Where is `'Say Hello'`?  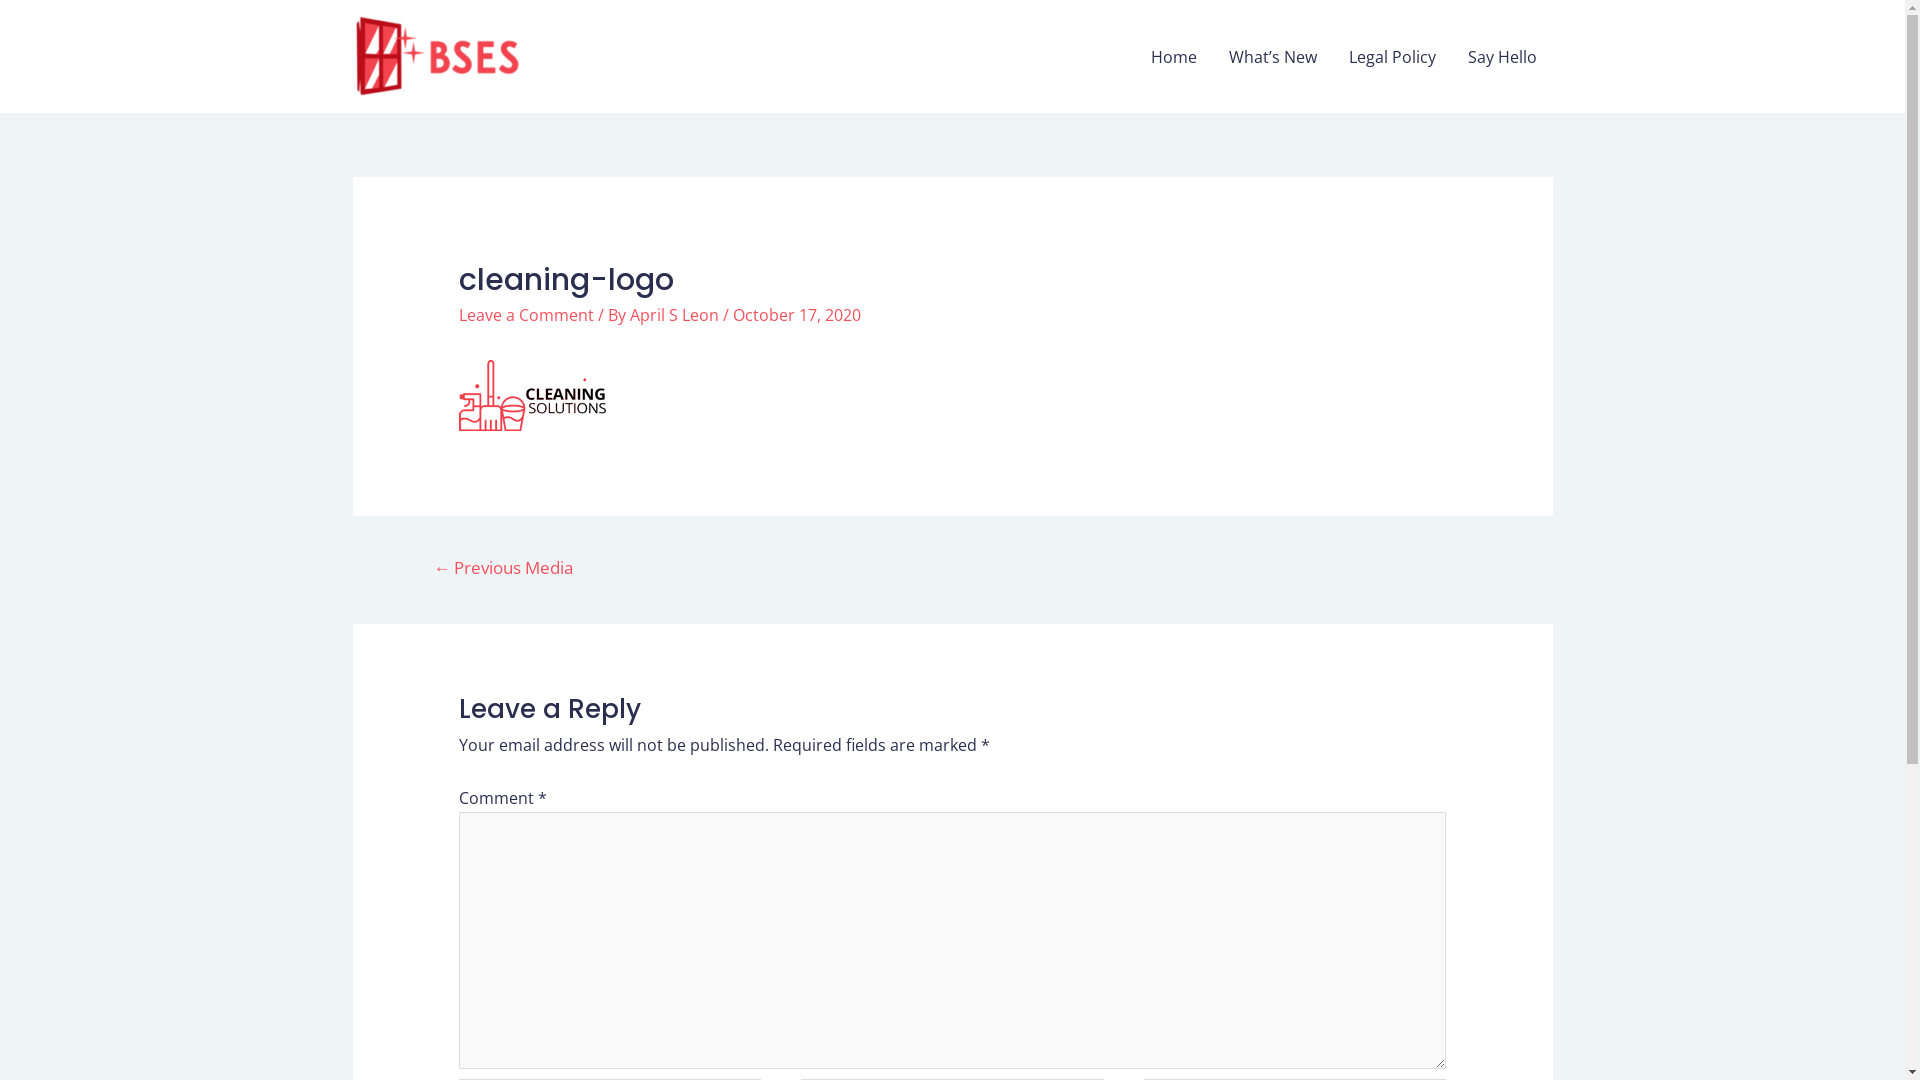
'Say Hello' is located at coordinates (1502, 55).